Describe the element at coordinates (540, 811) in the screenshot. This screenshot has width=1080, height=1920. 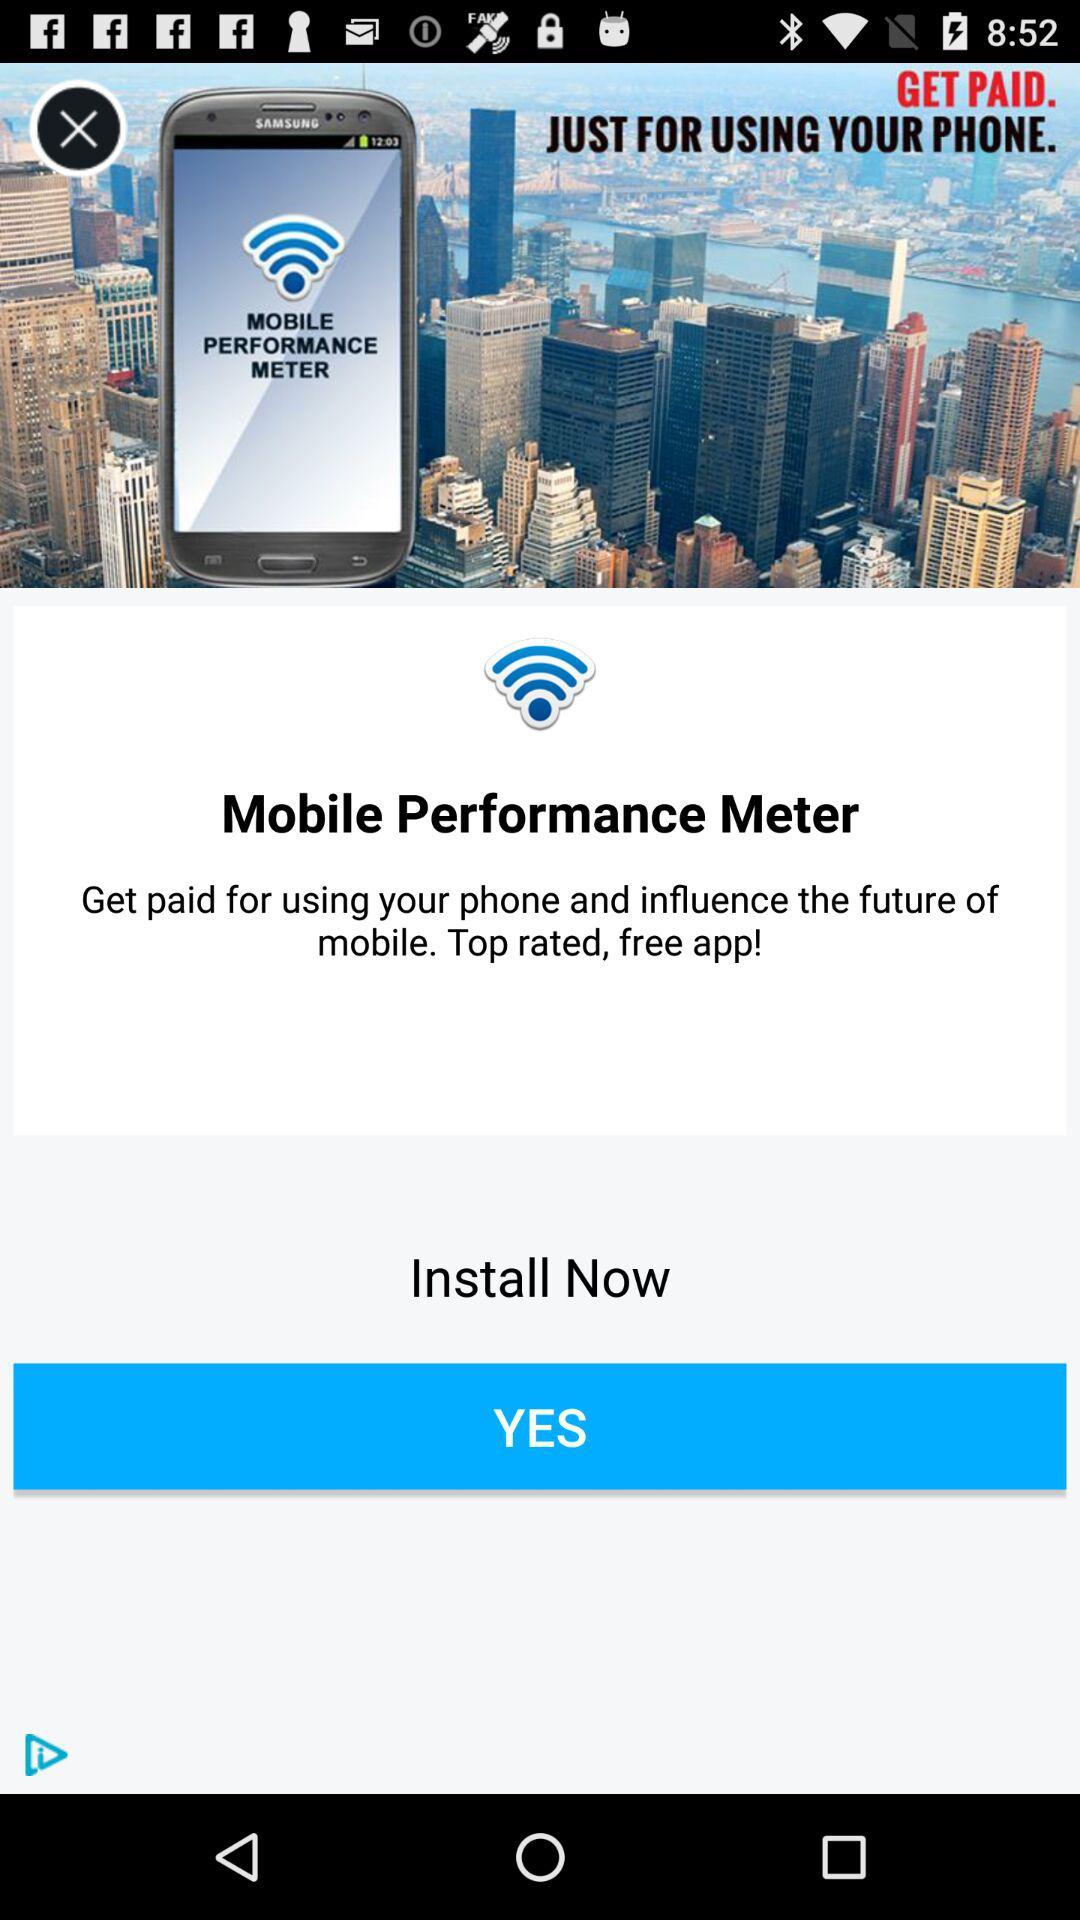
I see `the icon above get paid for item` at that location.